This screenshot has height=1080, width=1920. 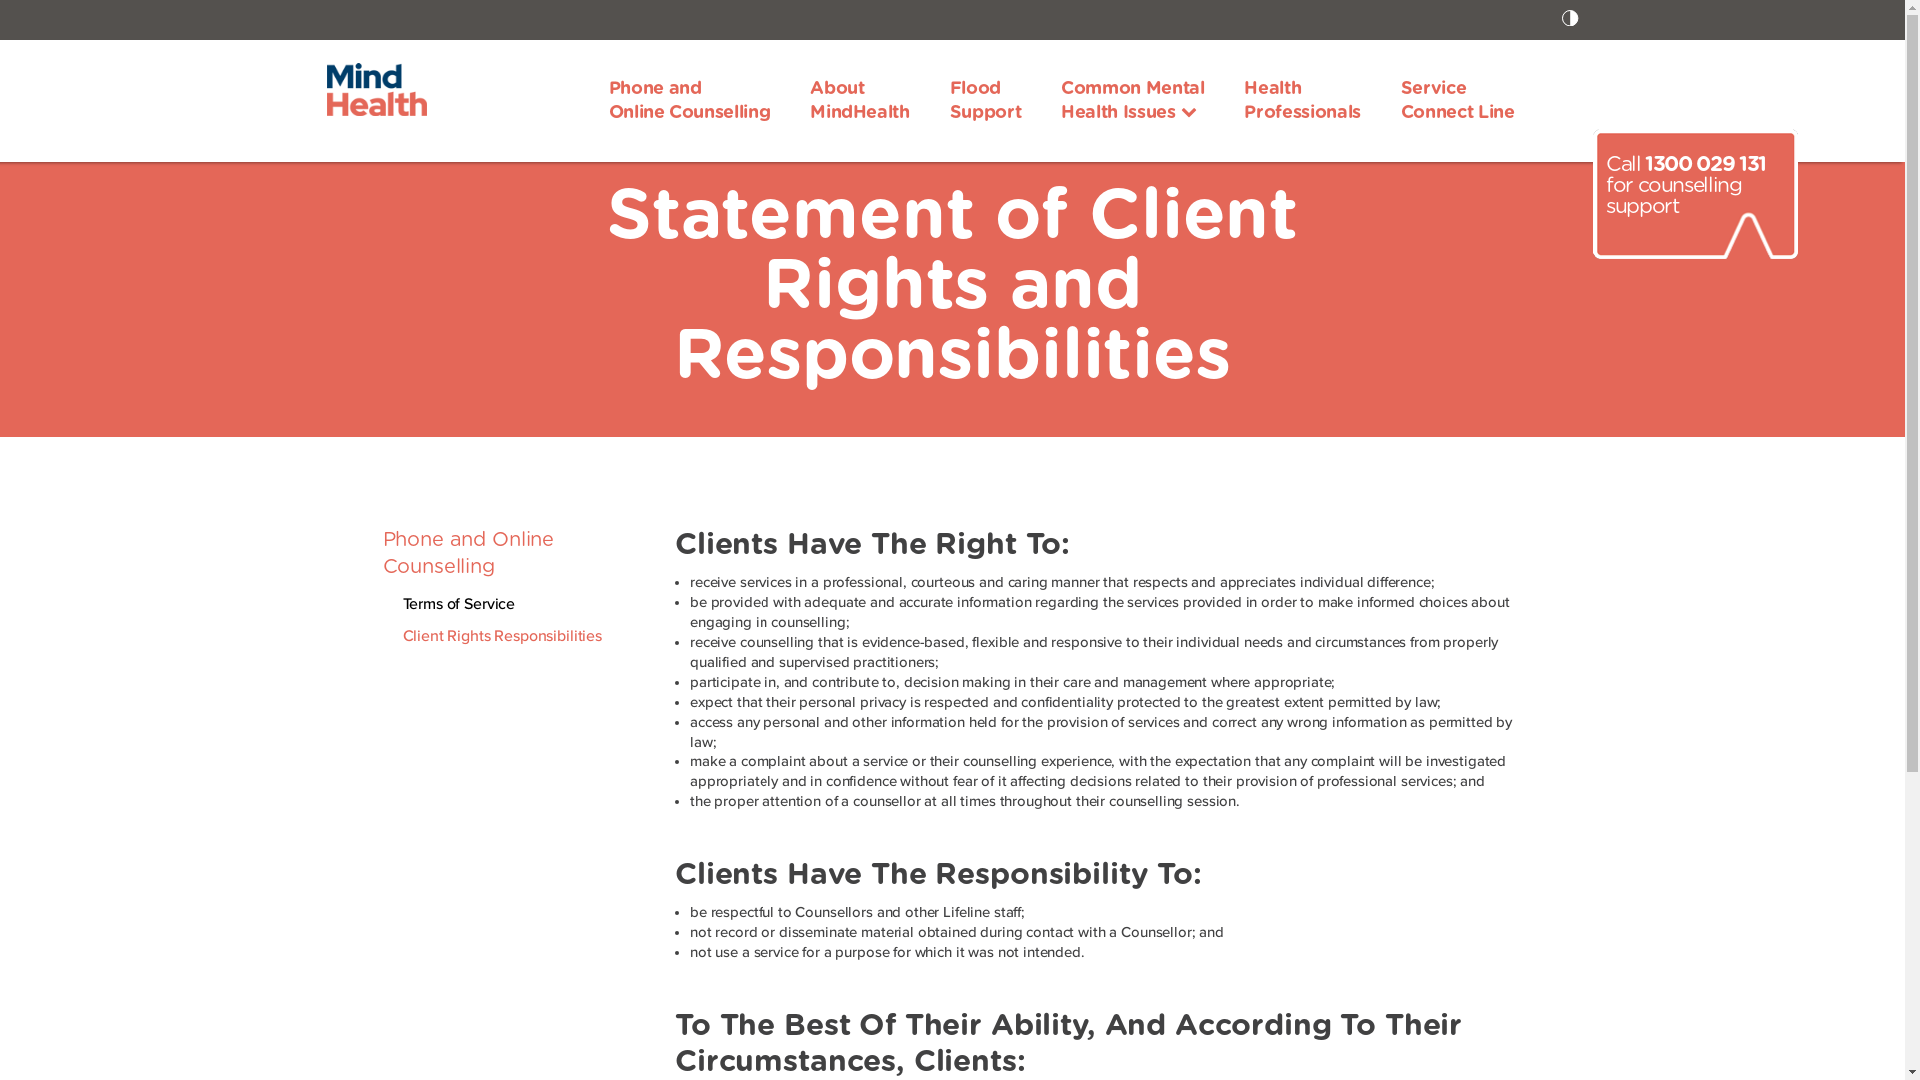 What do you see at coordinates (401, 604) in the screenshot?
I see `'Terms of Service'` at bounding box center [401, 604].